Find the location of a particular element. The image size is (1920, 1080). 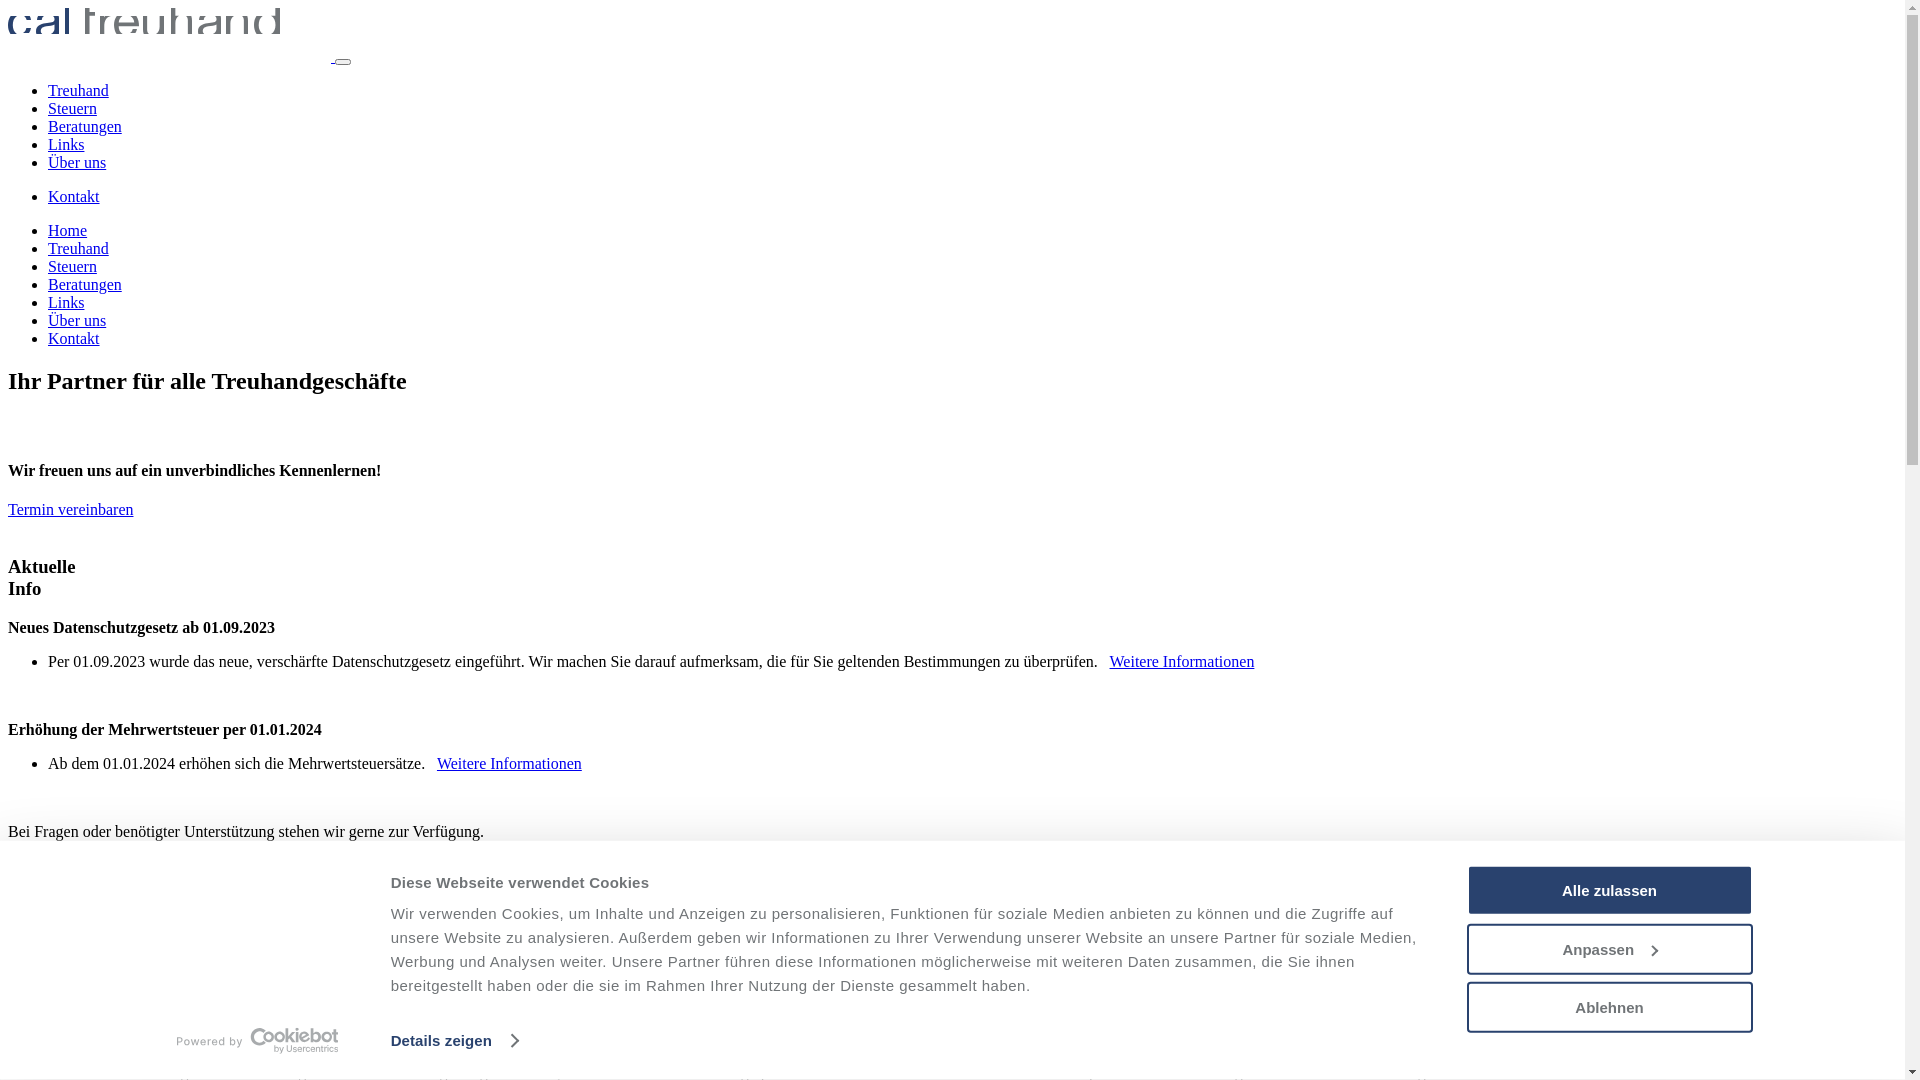

'Alle zulassen' is located at coordinates (1608, 889).